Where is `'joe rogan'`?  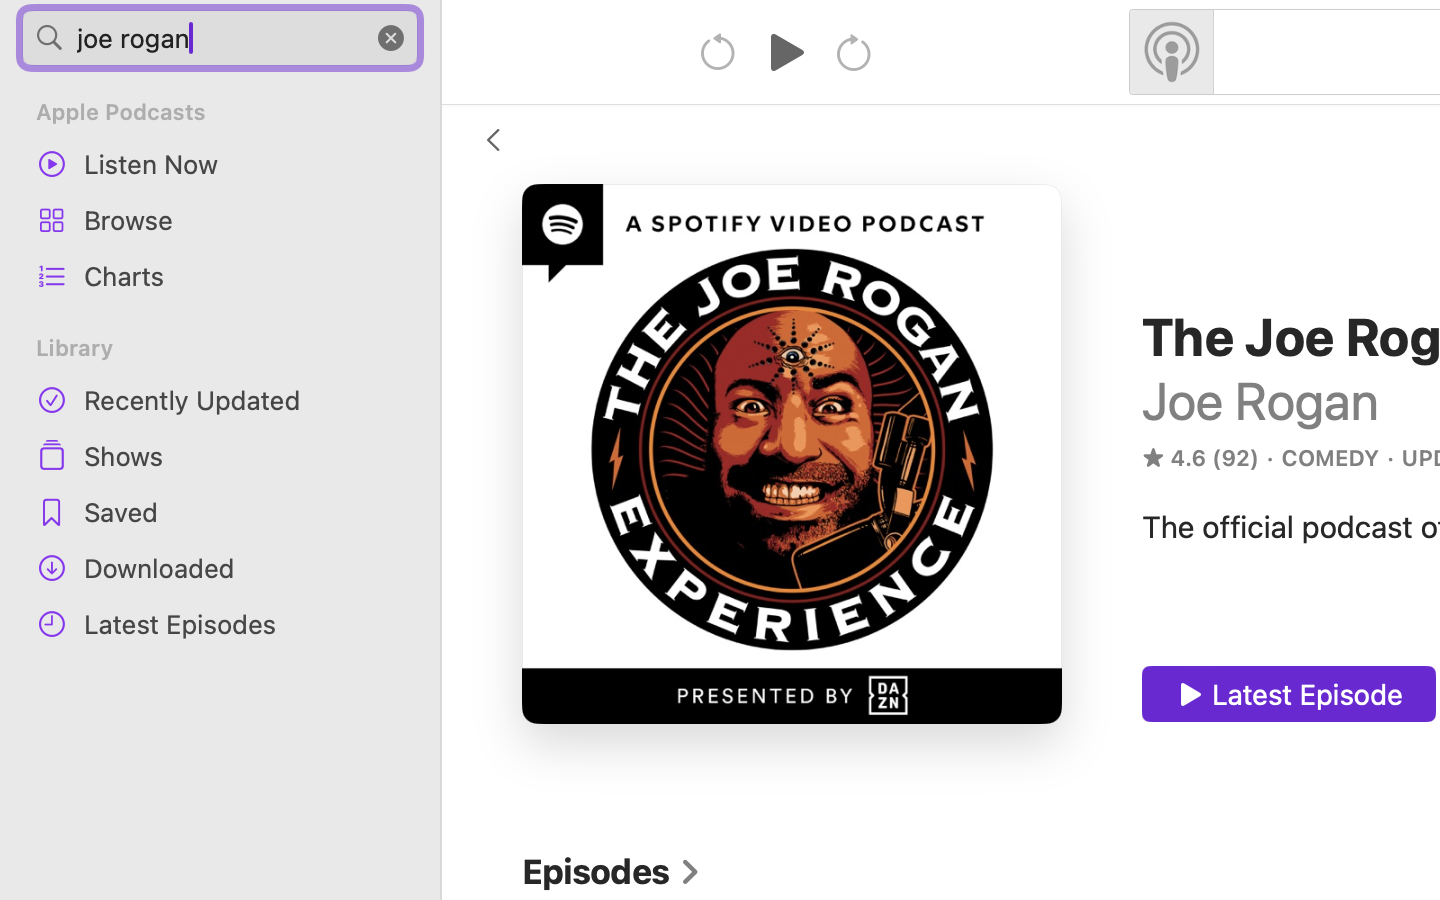
'joe rogan' is located at coordinates (220, 36).